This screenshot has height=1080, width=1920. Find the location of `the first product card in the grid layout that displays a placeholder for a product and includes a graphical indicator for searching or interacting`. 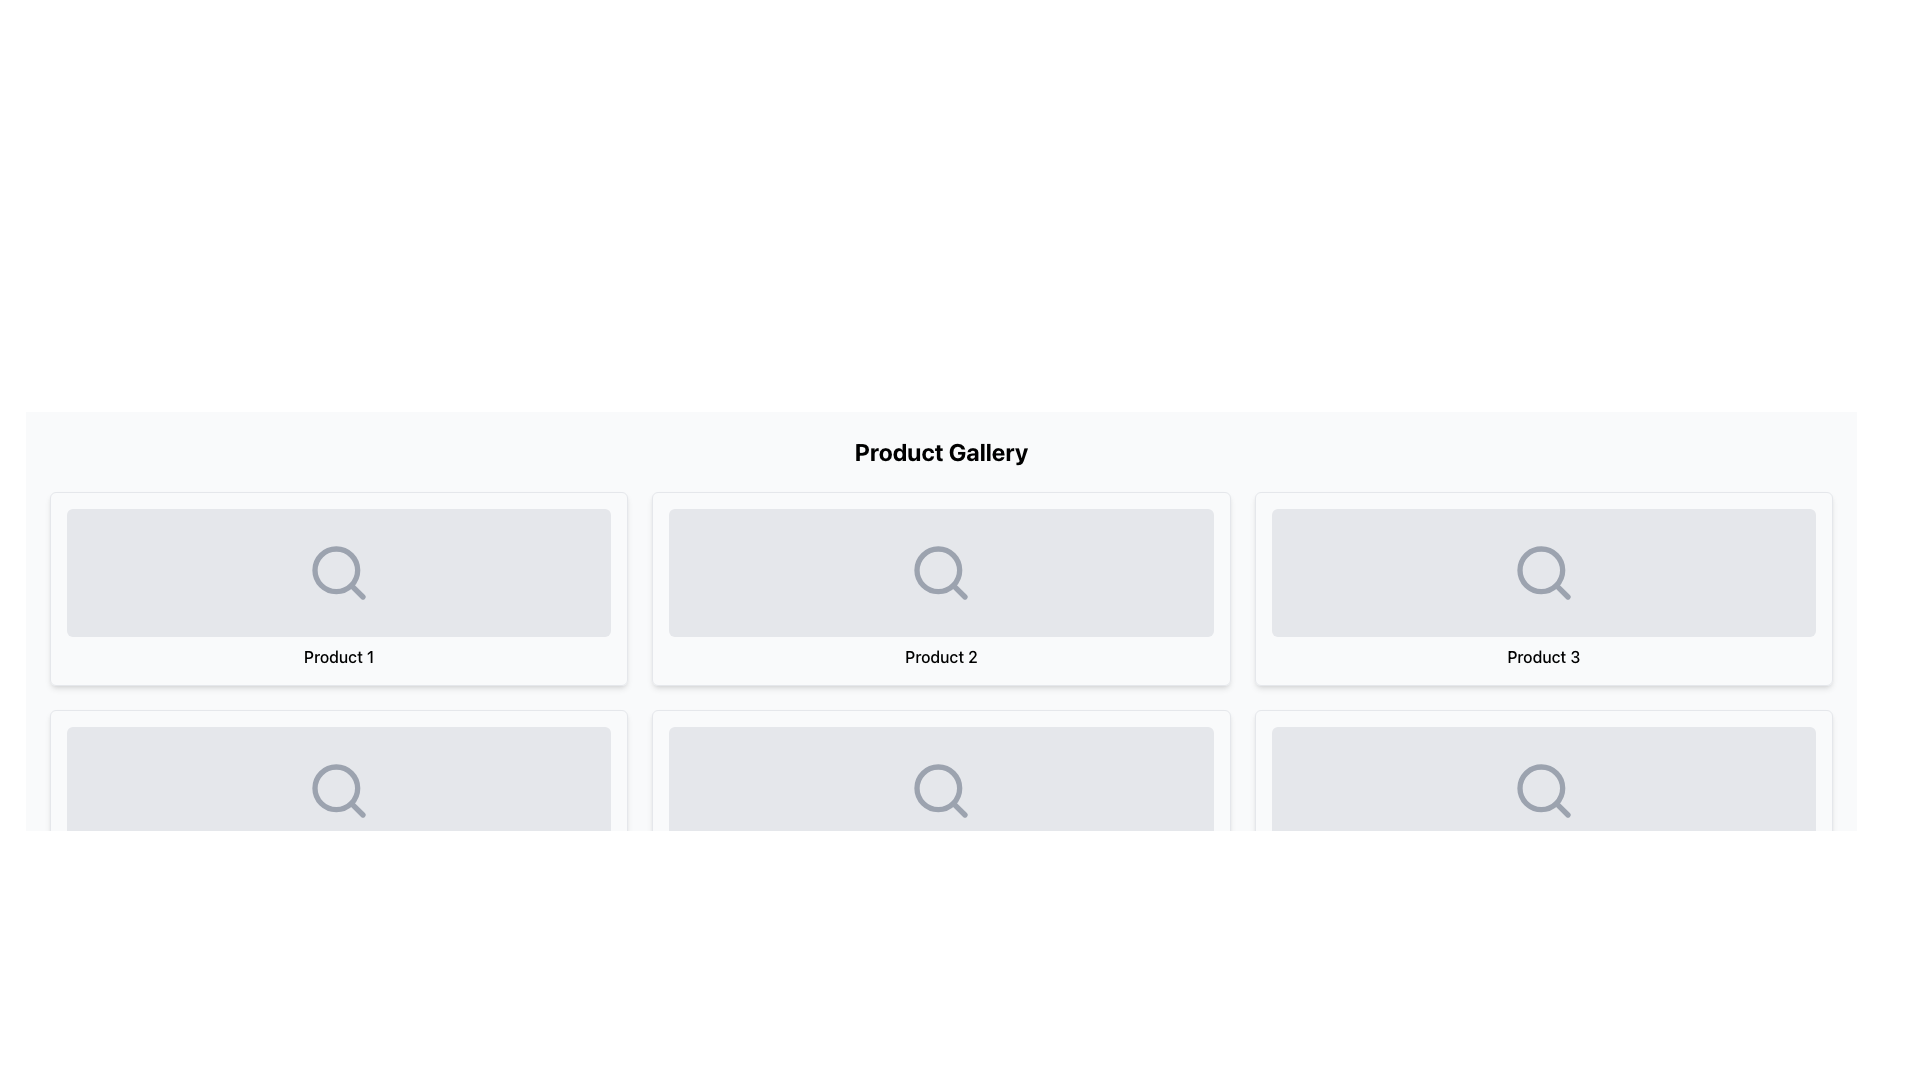

the first product card in the grid layout that displays a placeholder for a product and includes a graphical indicator for searching or interacting is located at coordinates (339, 588).